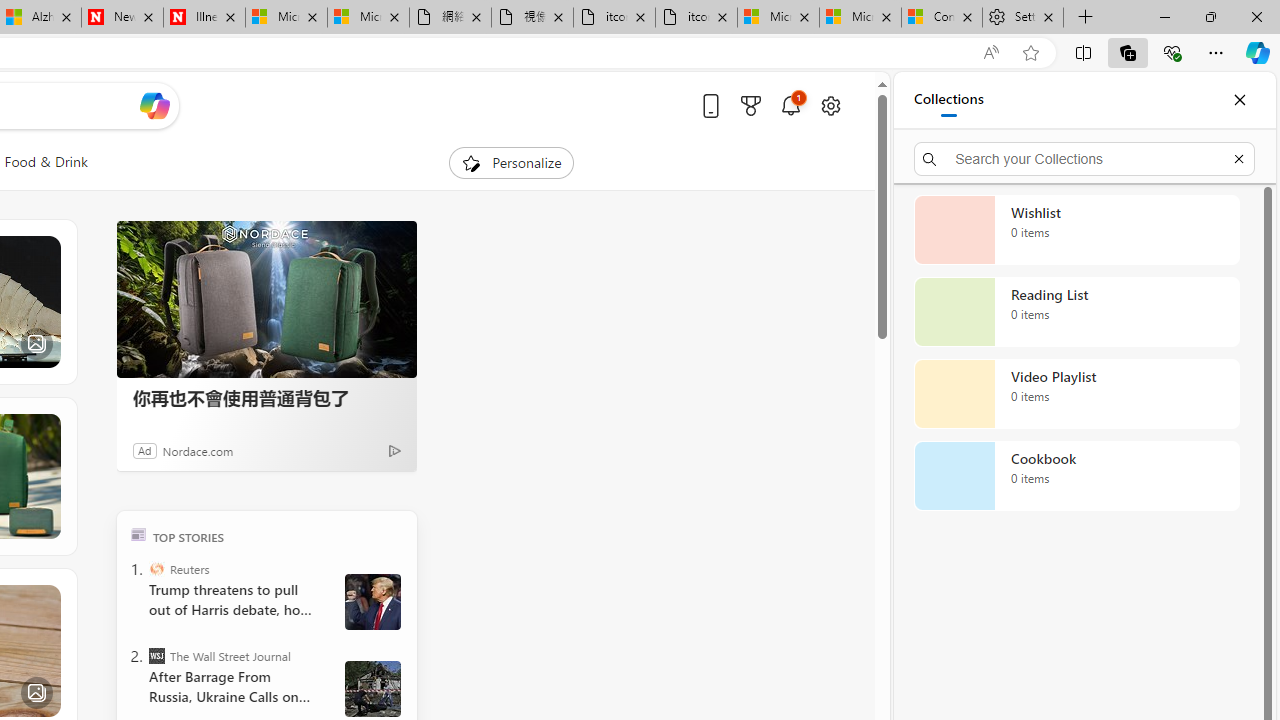  Describe the element at coordinates (1083, 158) in the screenshot. I see `'Search your Collections'` at that location.